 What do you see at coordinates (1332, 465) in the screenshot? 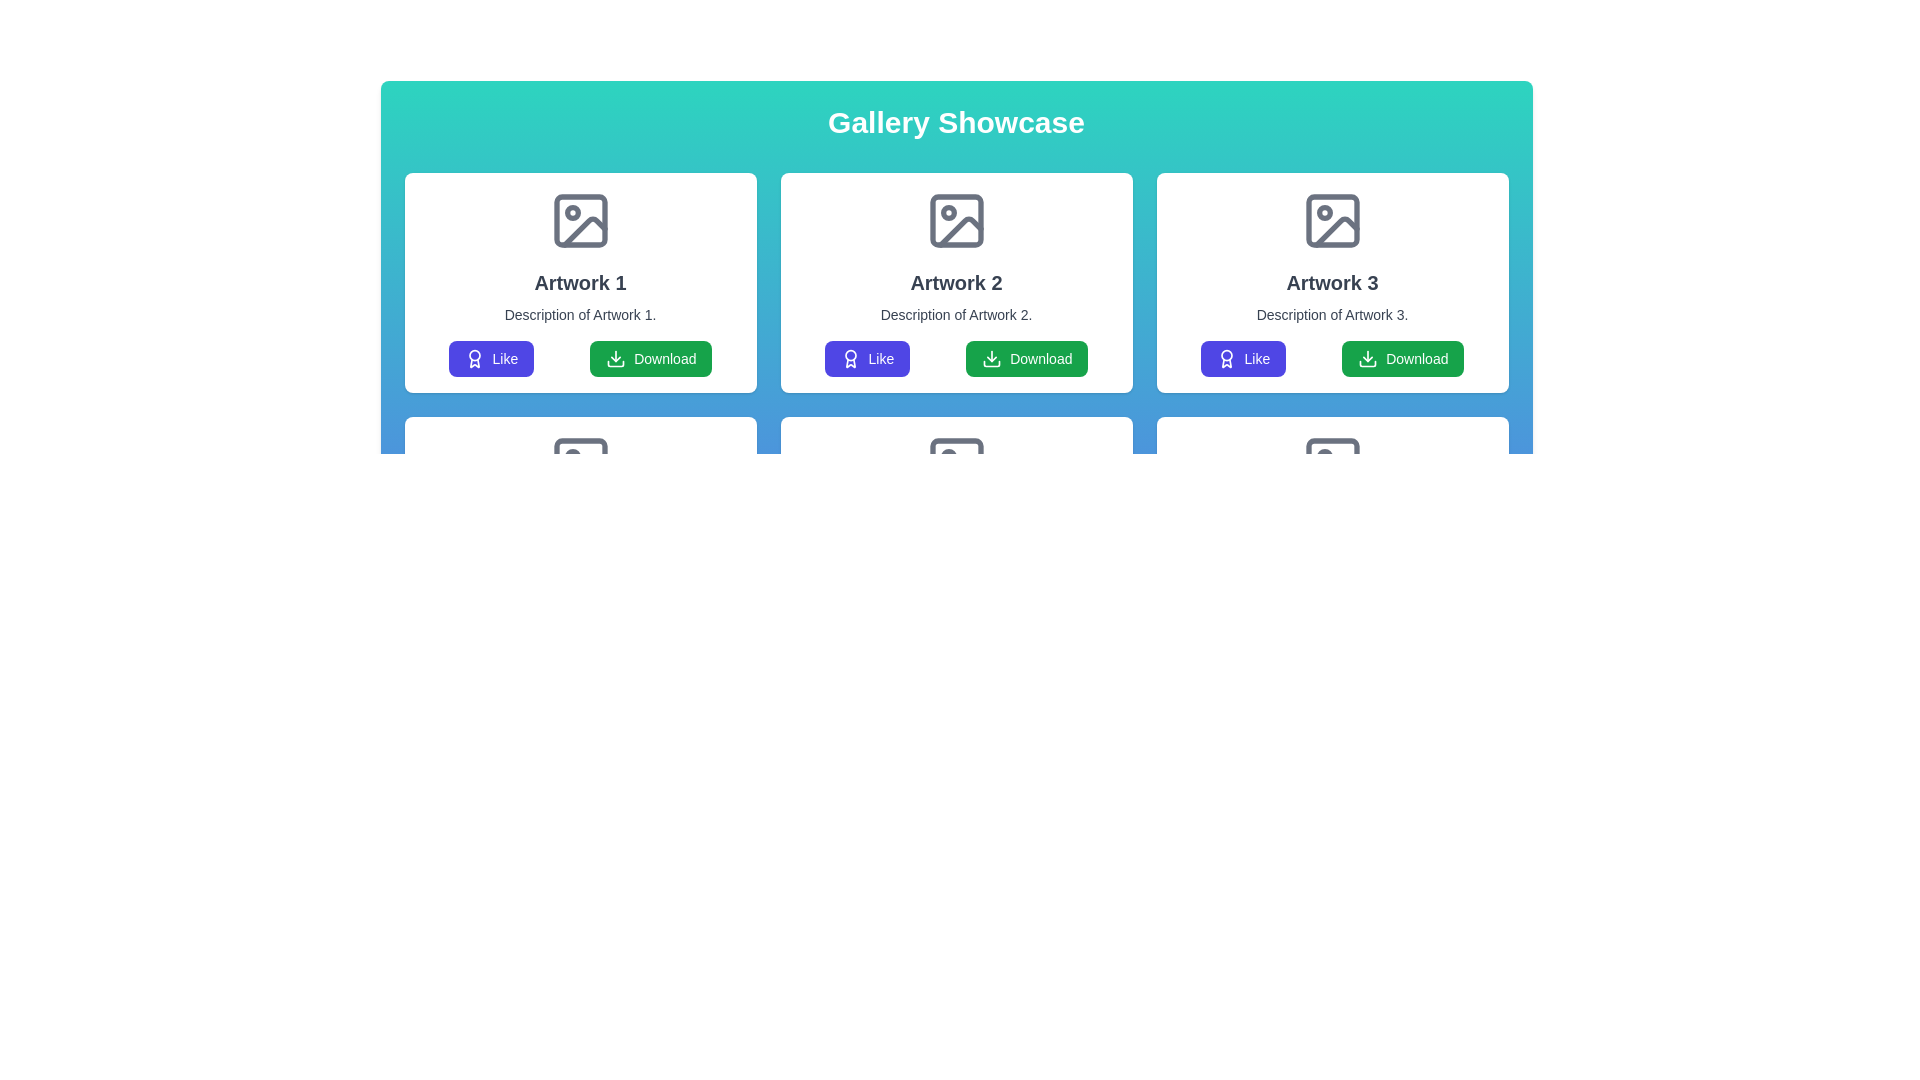
I see `the small rectangular decorative graphic element with a gray outline located within the 'Artwork 3' card, near the top right section of the card` at bounding box center [1332, 465].